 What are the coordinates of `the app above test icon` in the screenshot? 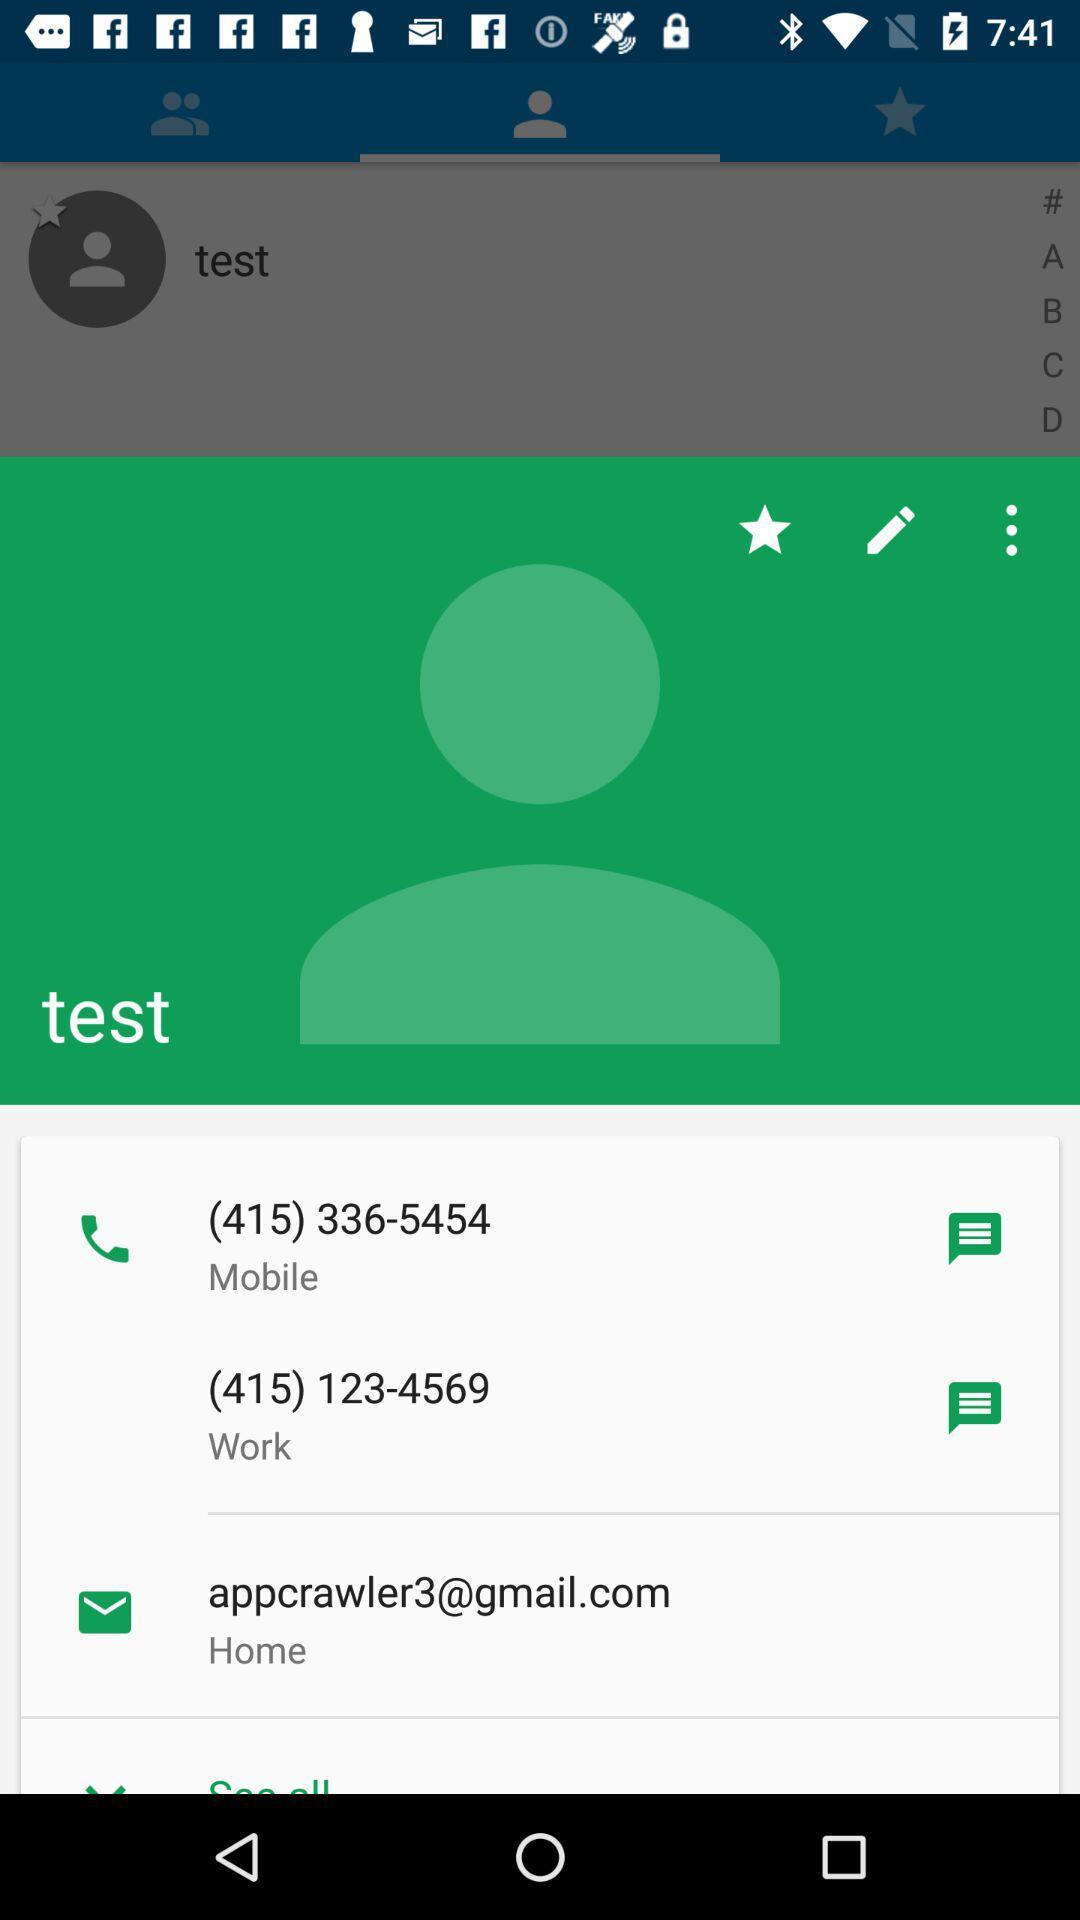 It's located at (764, 530).